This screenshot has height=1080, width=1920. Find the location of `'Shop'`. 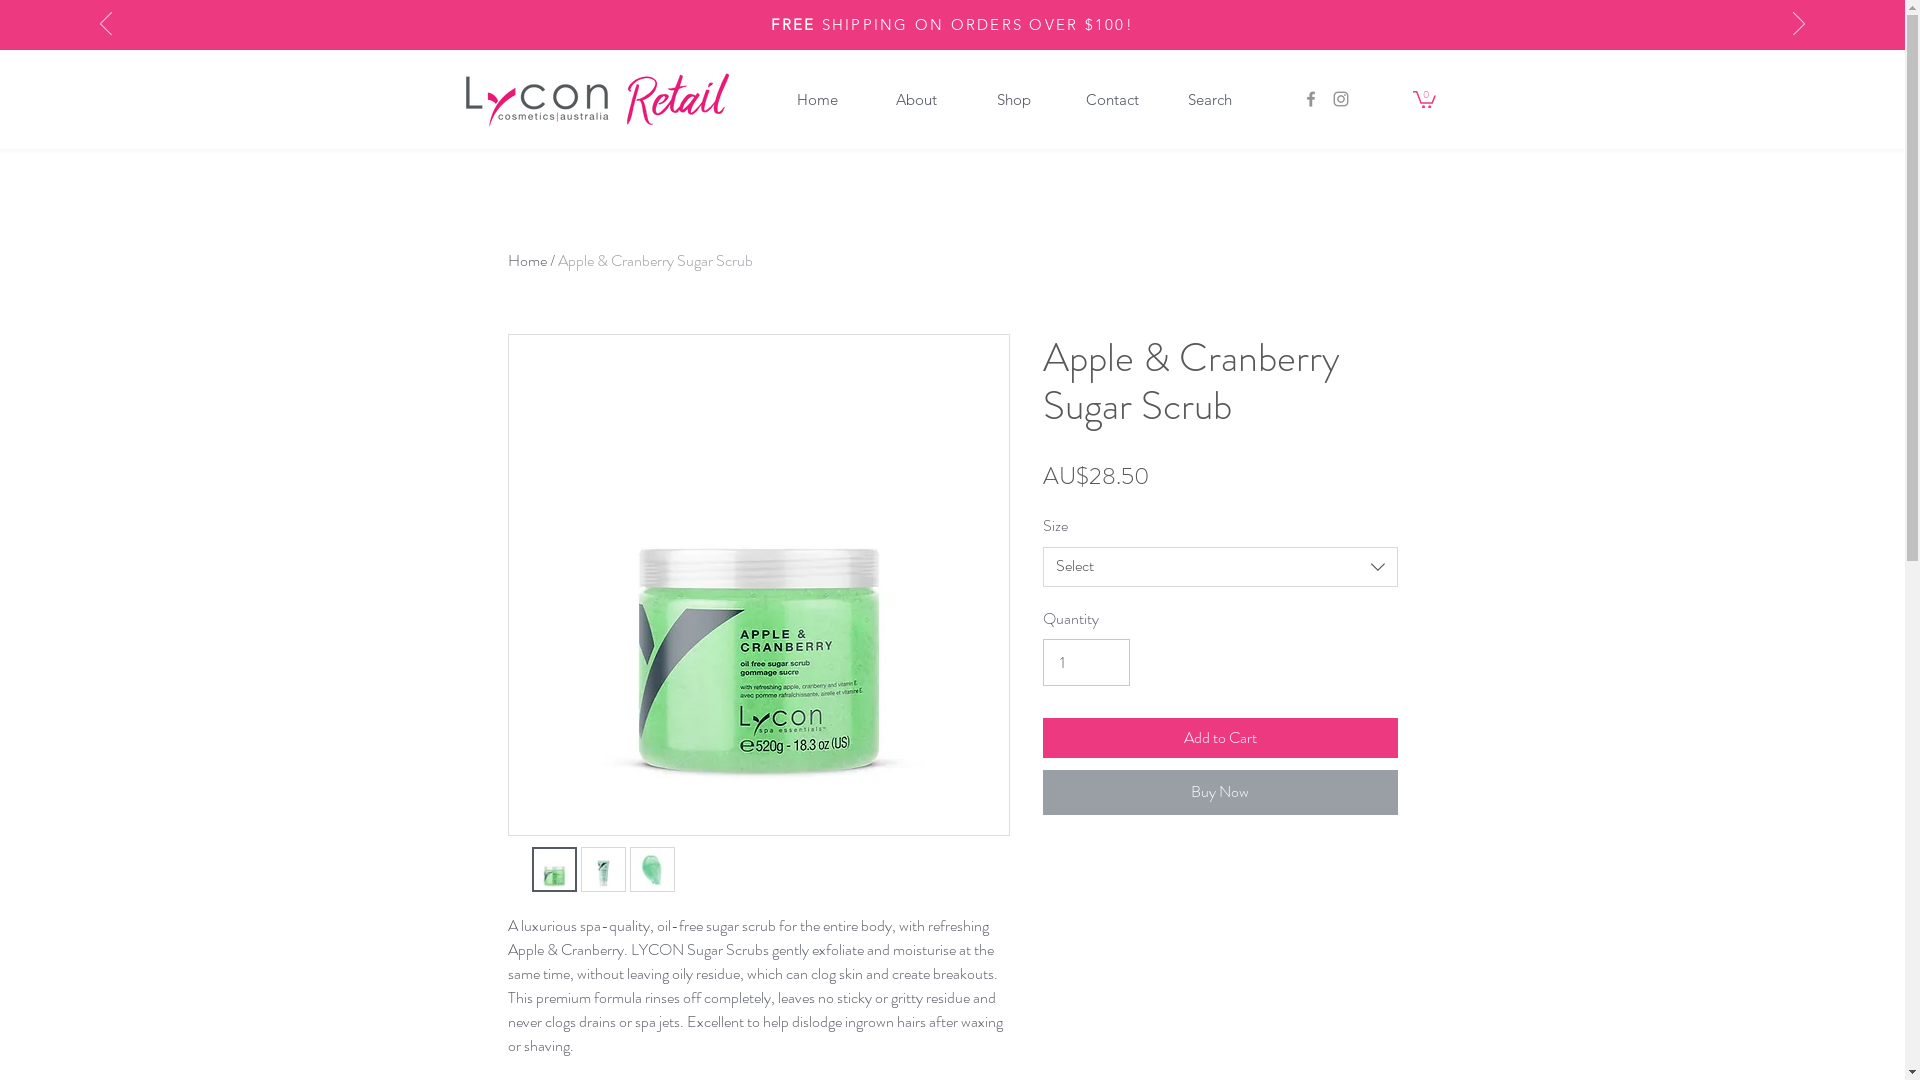

'Shop' is located at coordinates (1012, 99).